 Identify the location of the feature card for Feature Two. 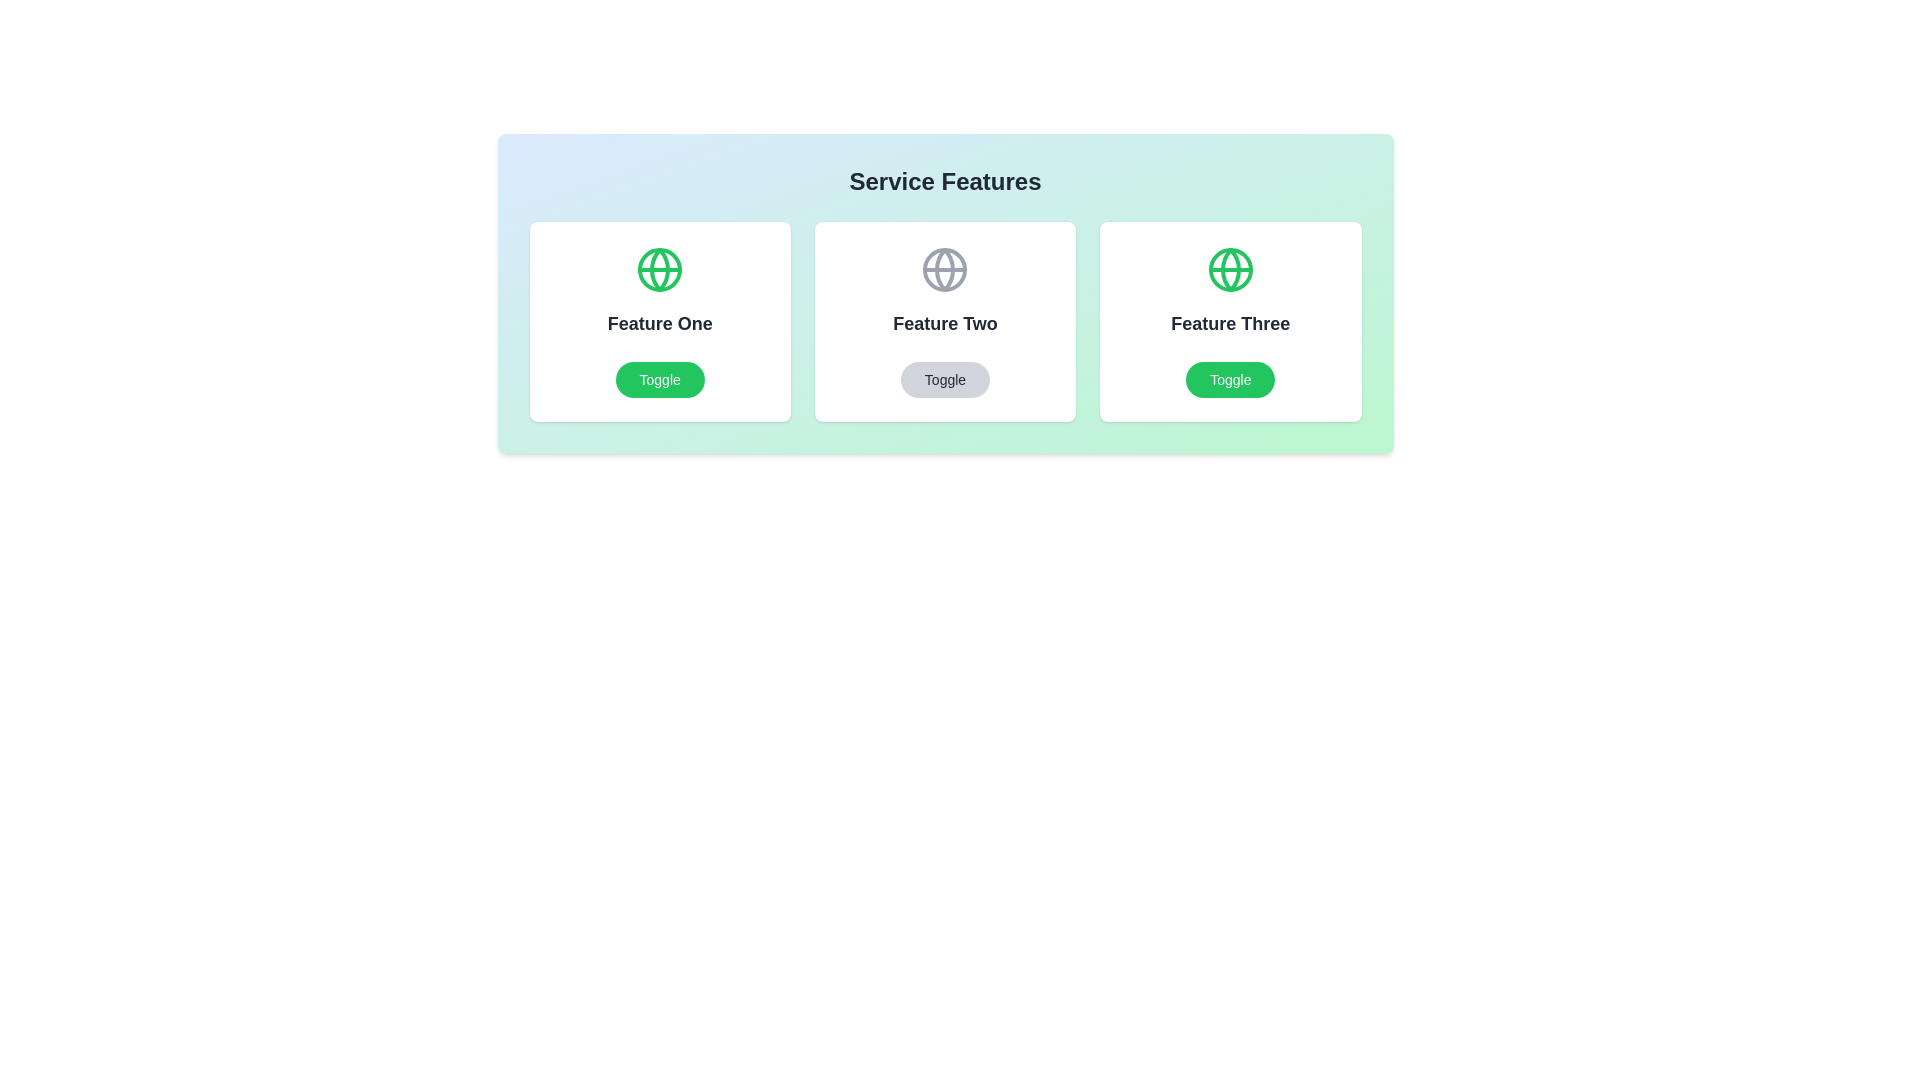
(944, 320).